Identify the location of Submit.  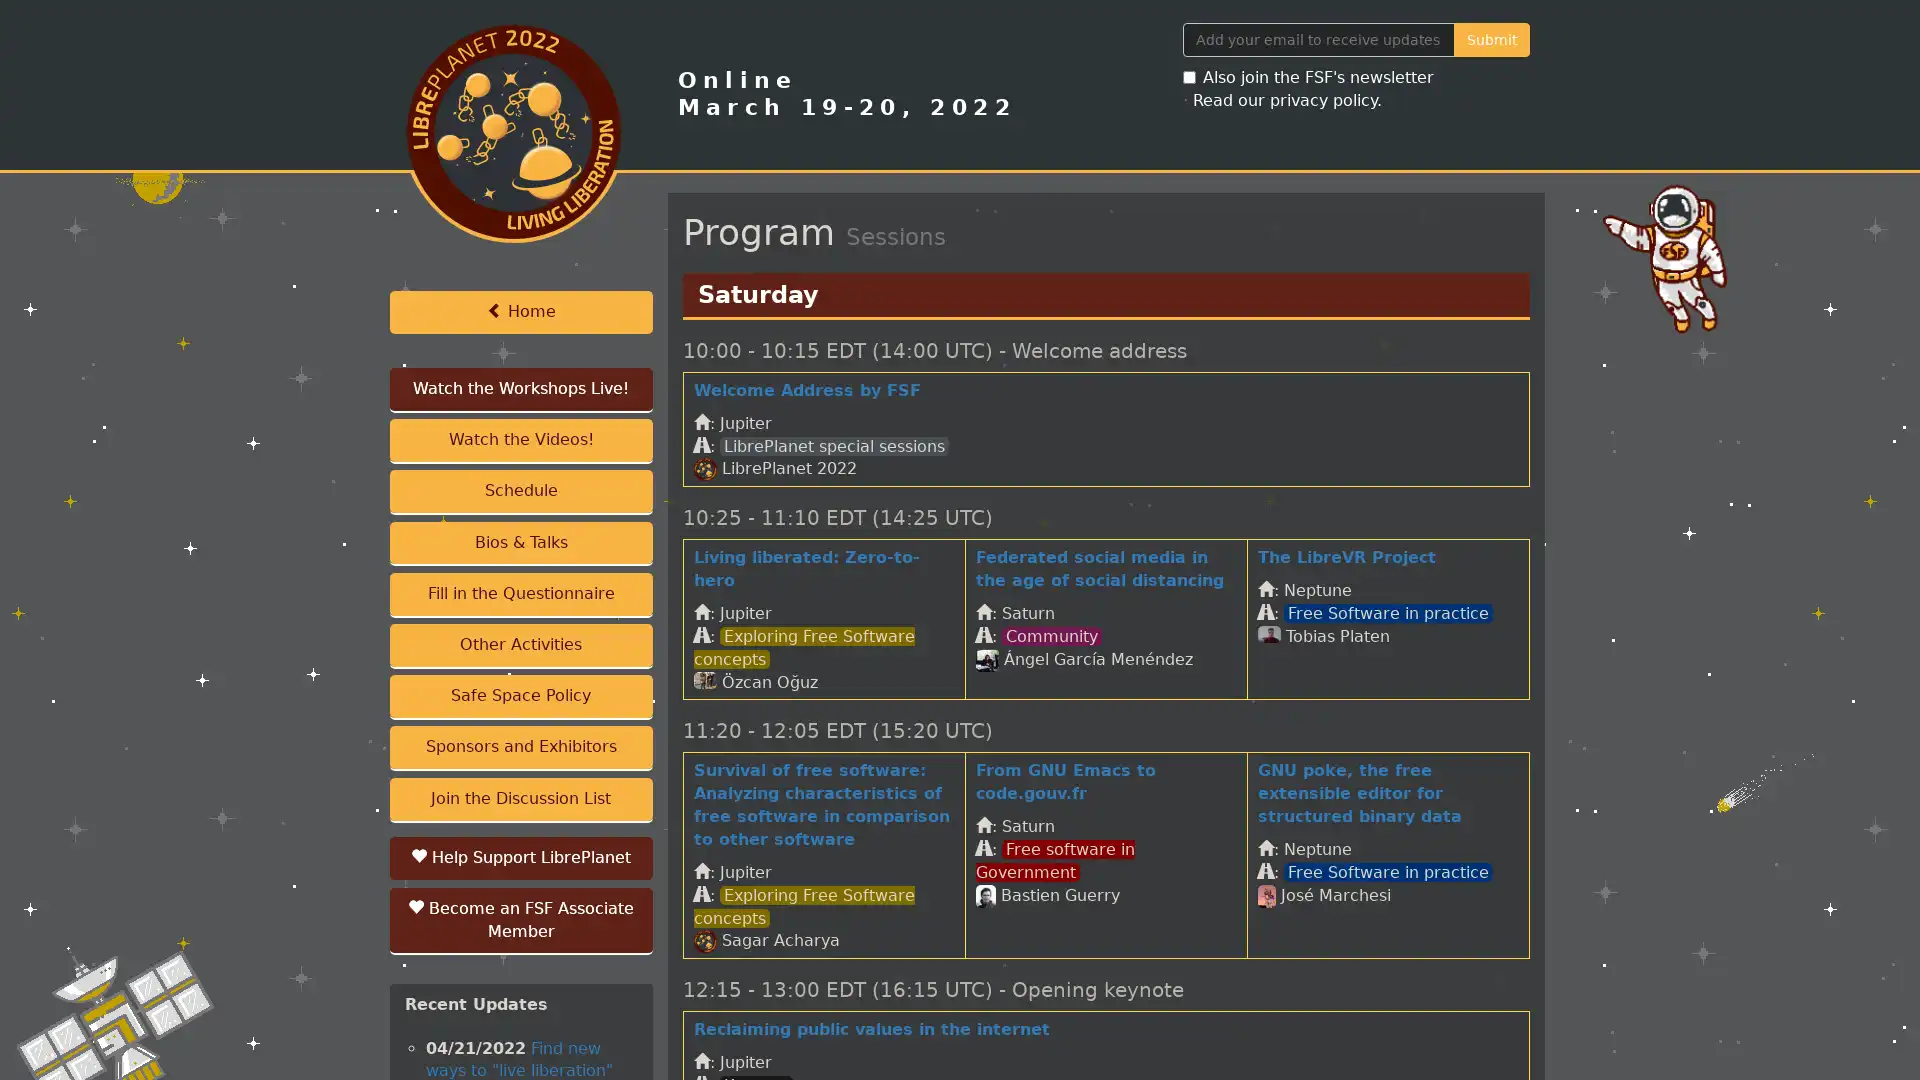
(1491, 38).